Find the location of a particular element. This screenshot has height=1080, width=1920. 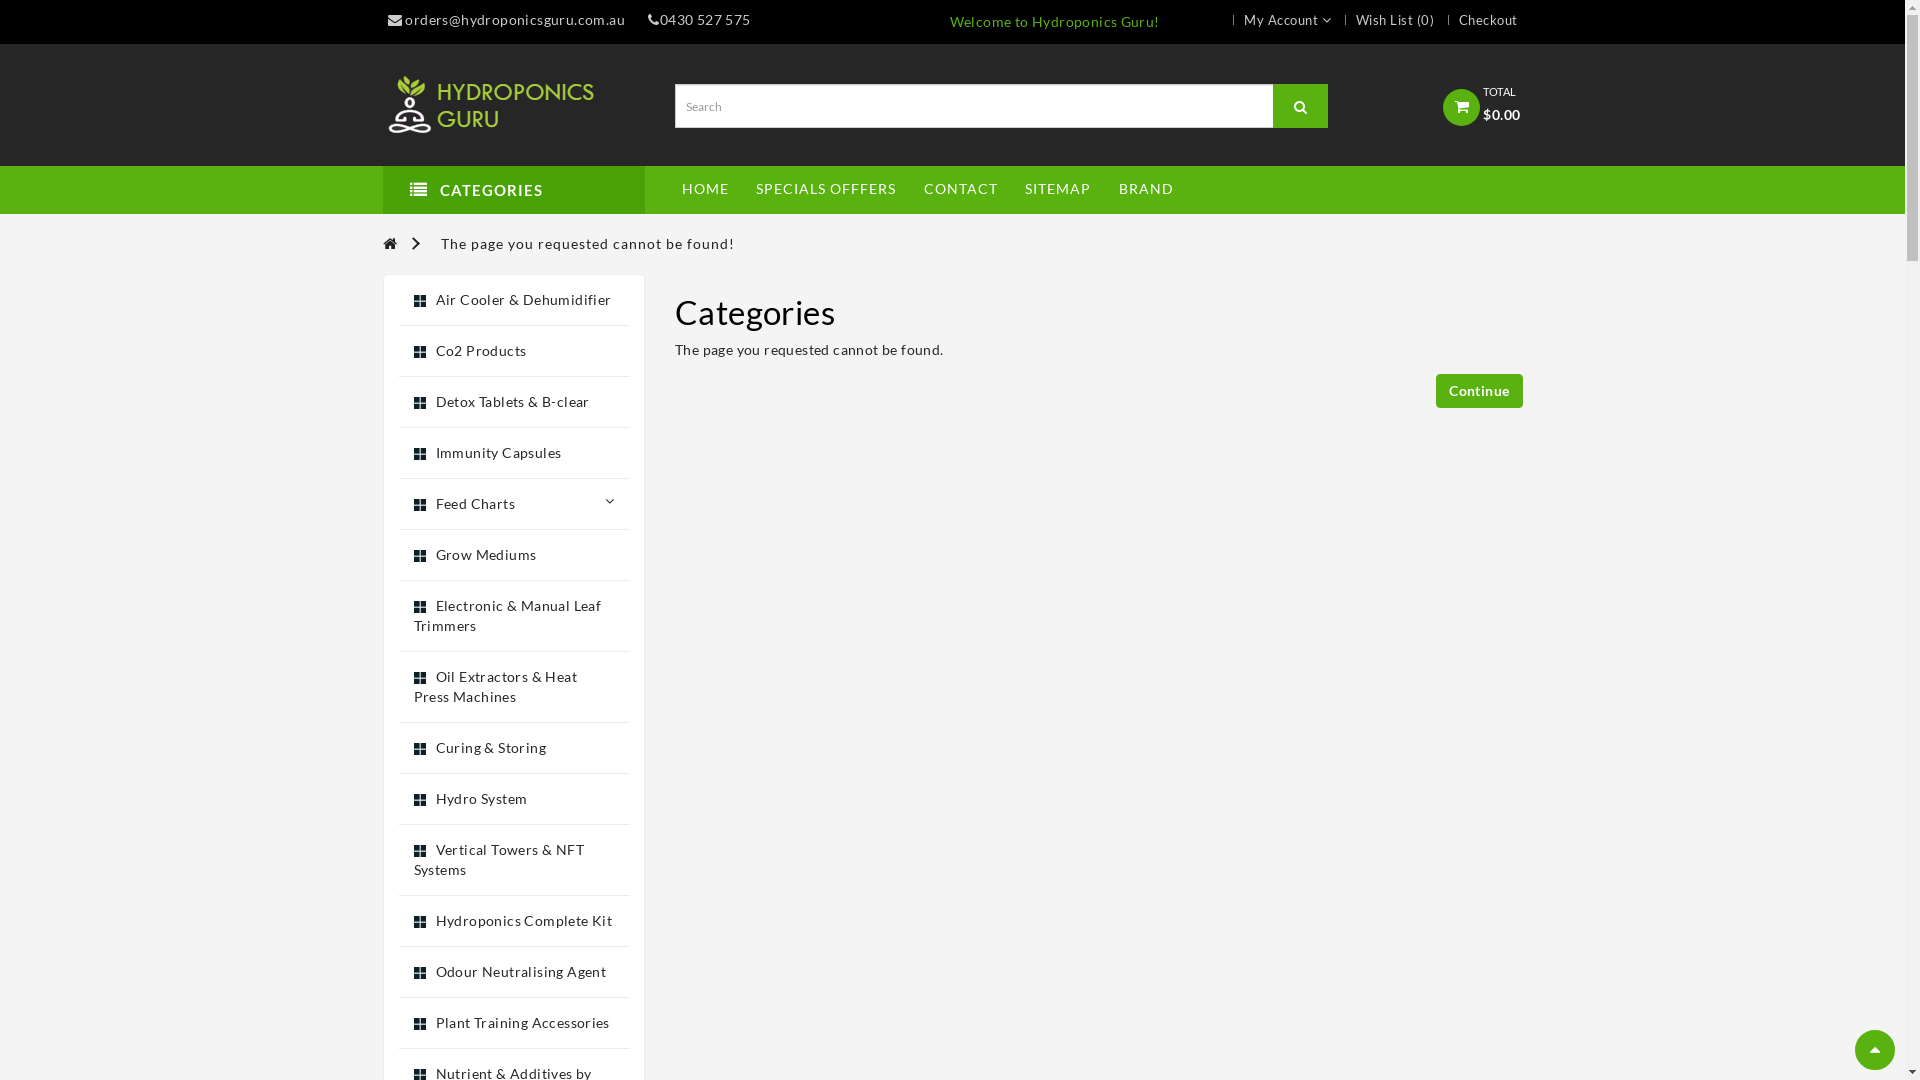

'Plant Training Accessories' is located at coordinates (398, 1023).